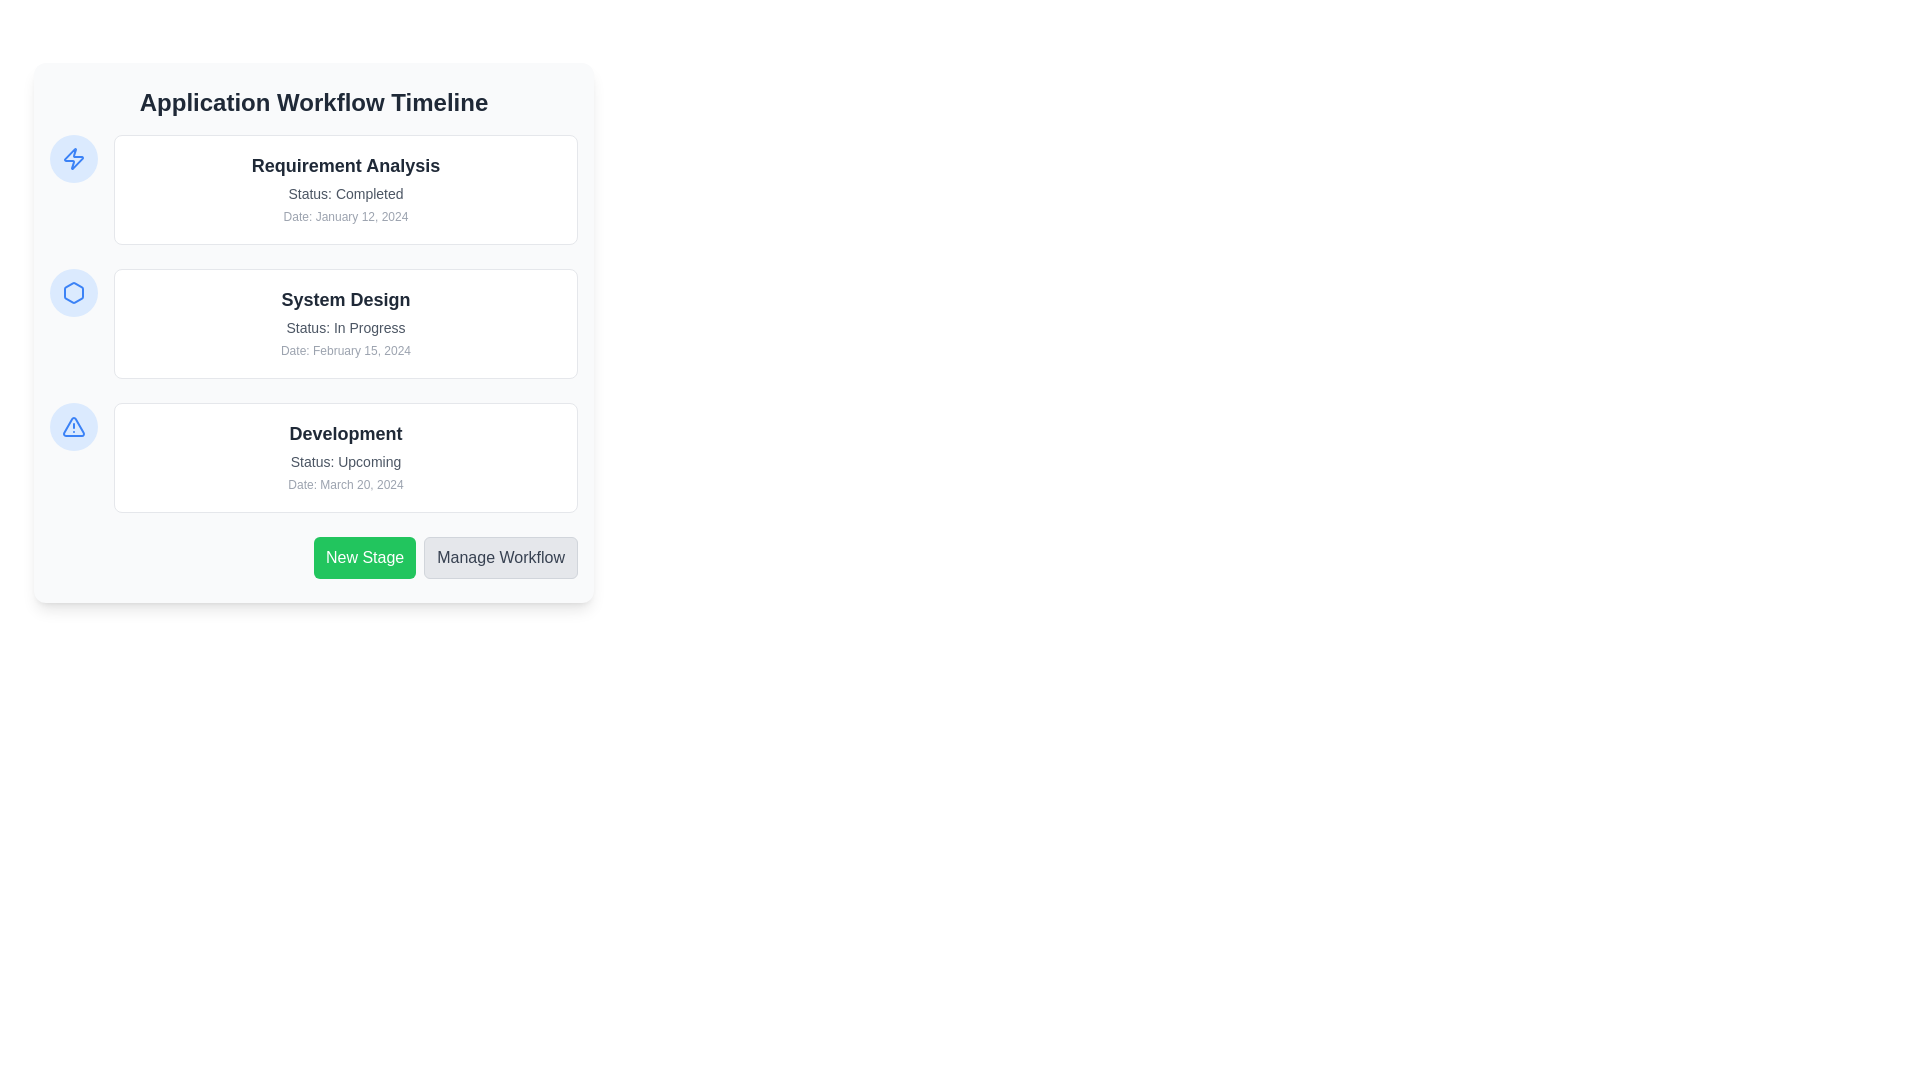  Describe the element at coordinates (345, 193) in the screenshot. I see `status indicator text located below 'Requirement Analysis' and above 'Date: January 12, 2024' in the upper left section of the layout` at that location.